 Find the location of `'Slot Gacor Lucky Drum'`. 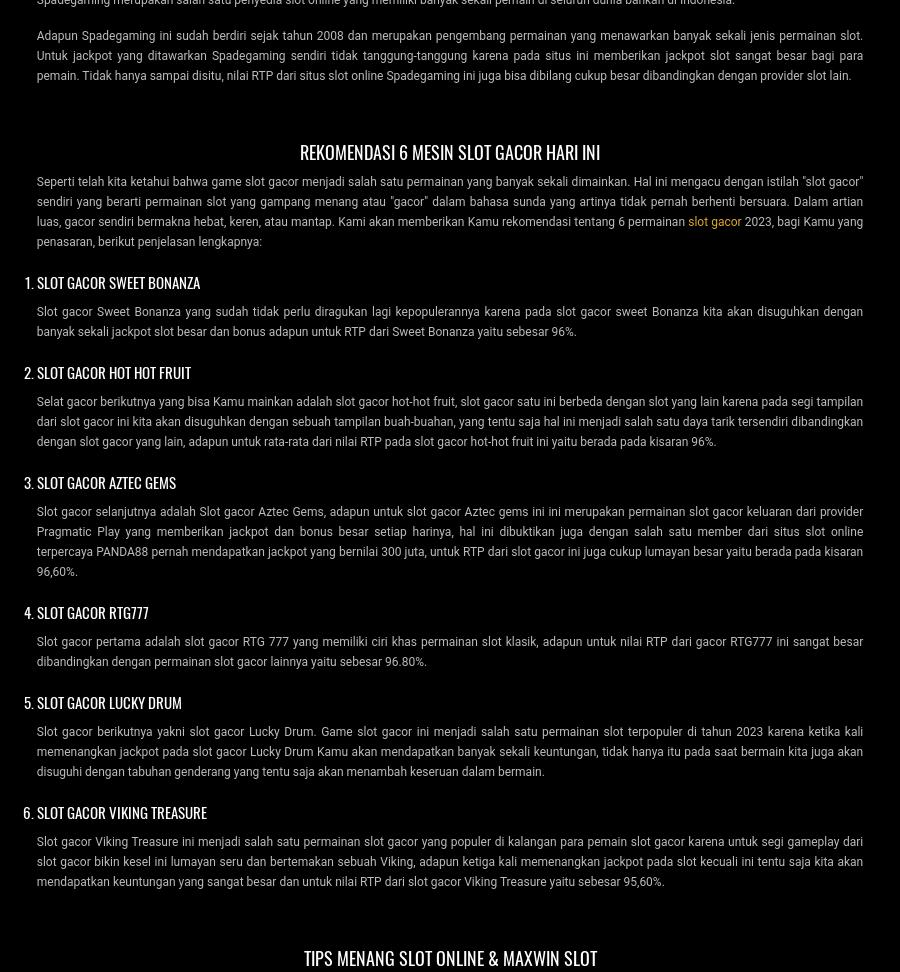

'Slot Gacor Lucky Drum' is located at coordinates (35, 700).